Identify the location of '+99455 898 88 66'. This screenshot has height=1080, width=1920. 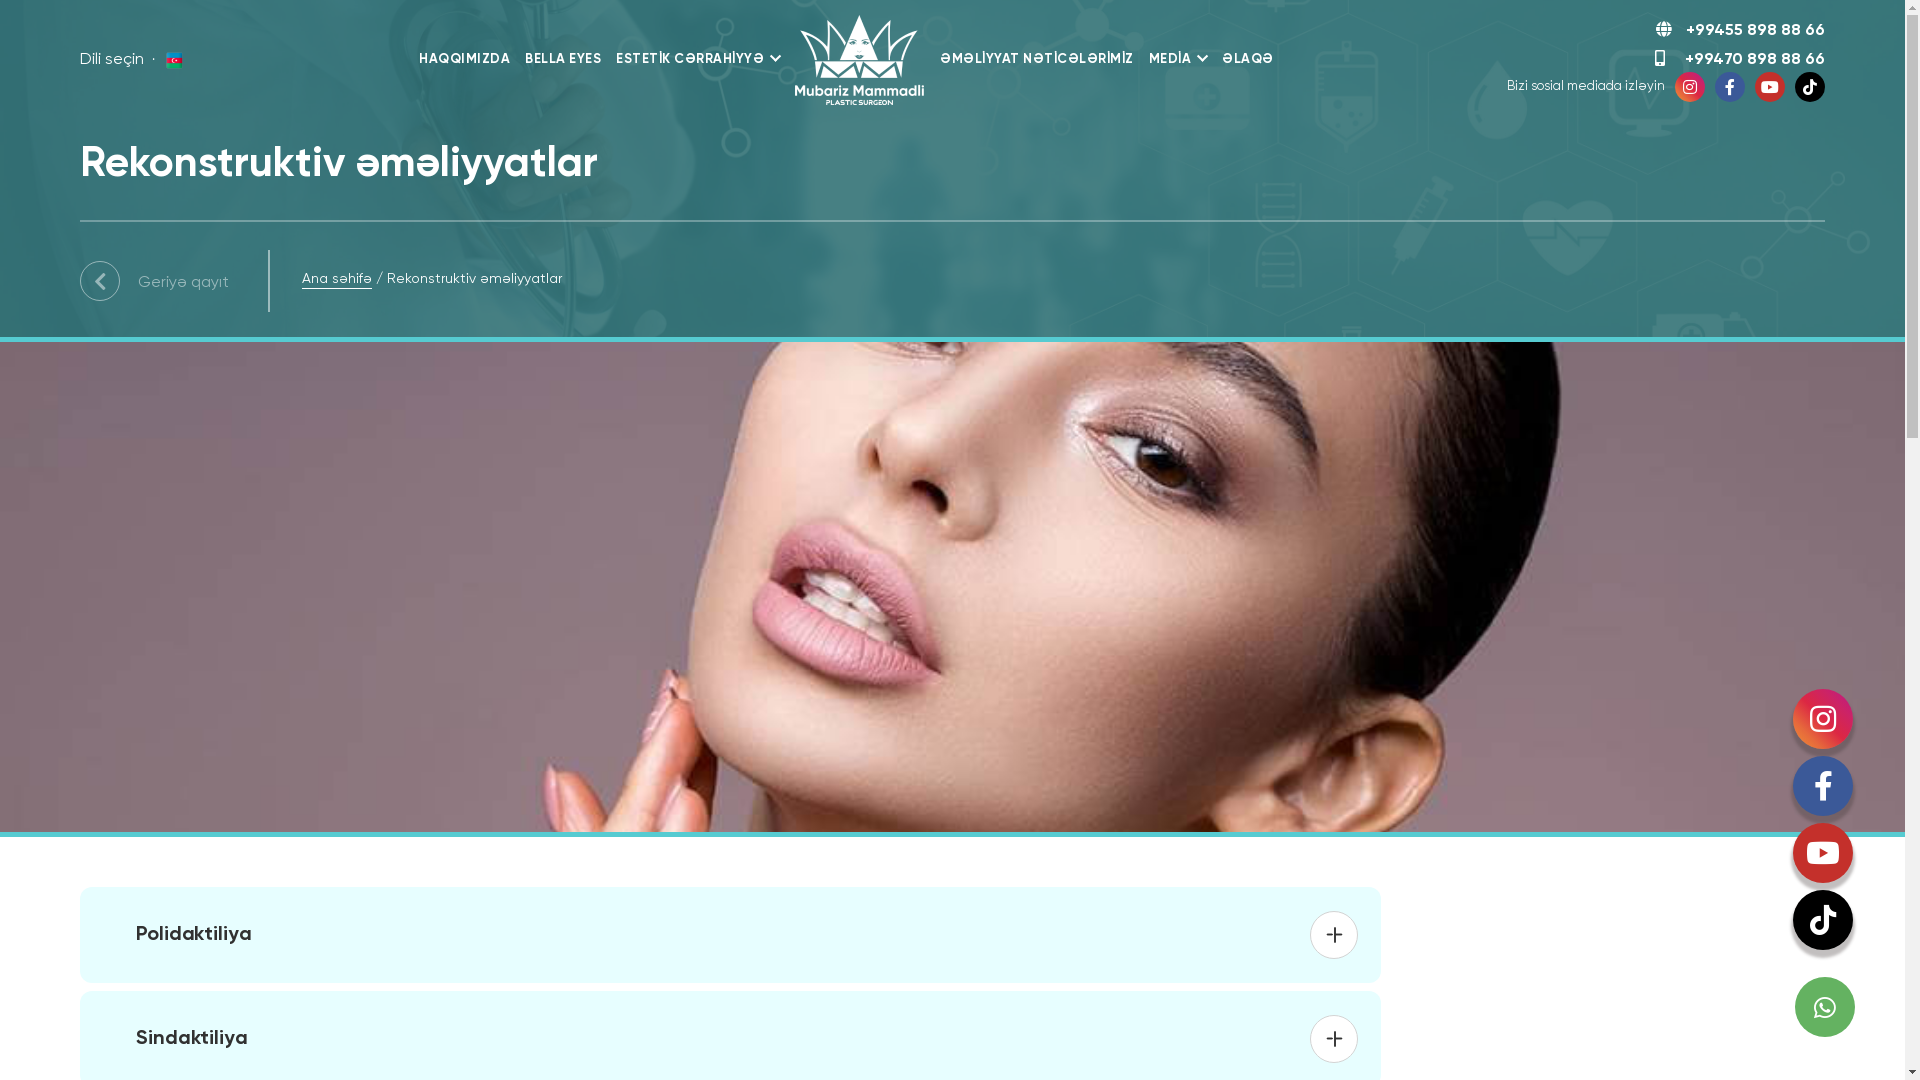
(1665, 30).